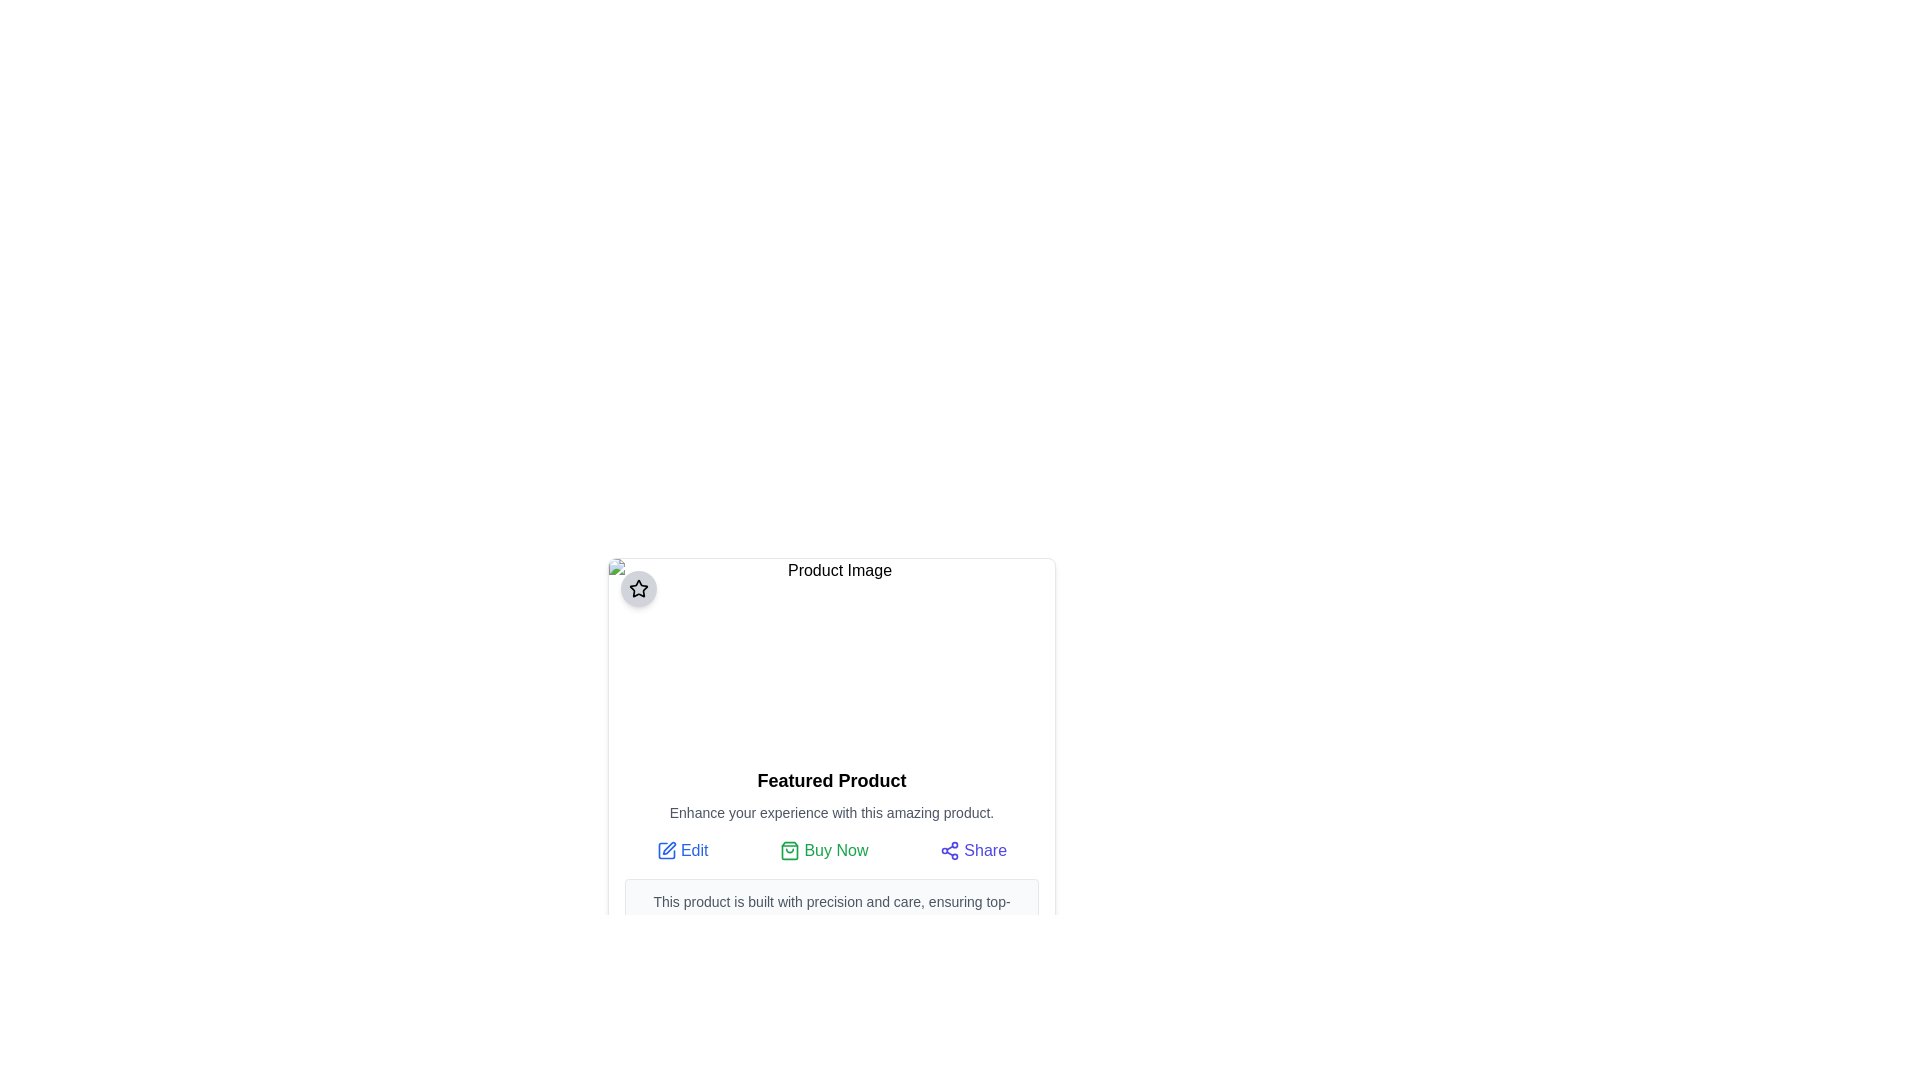 The image size is (1920, 1080). Describe the element at coordinates (637, 588) in the screenshot. I see `the star-shaped icon within the circular button located in the top-left corner of the 'Product Image' card` at that location.